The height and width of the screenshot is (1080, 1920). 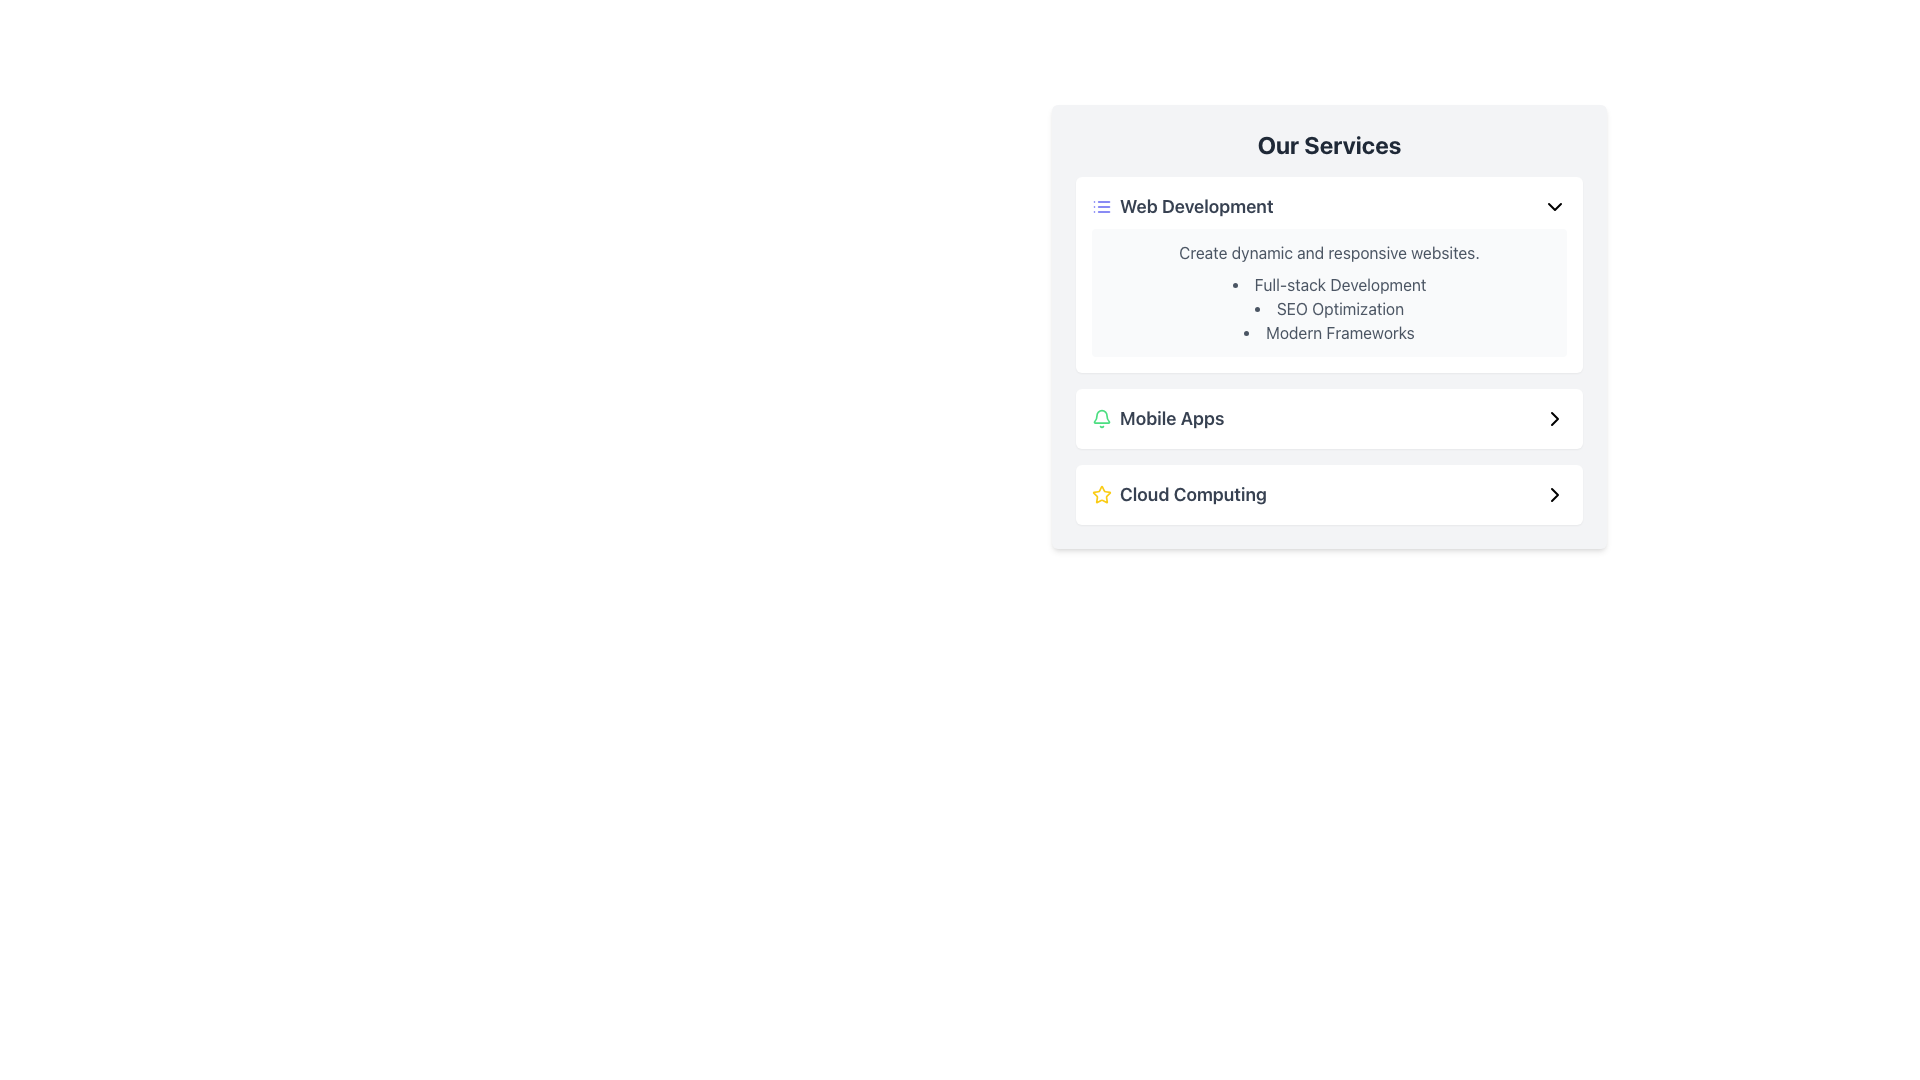 What do you see at coordinates (1554, 418) in the screenshot?
I see `the arrow icon pointing to the right, located to the far right of the 'Mobile Apps' text in the 'Our Services' section` at bounding box center [1554, 418].